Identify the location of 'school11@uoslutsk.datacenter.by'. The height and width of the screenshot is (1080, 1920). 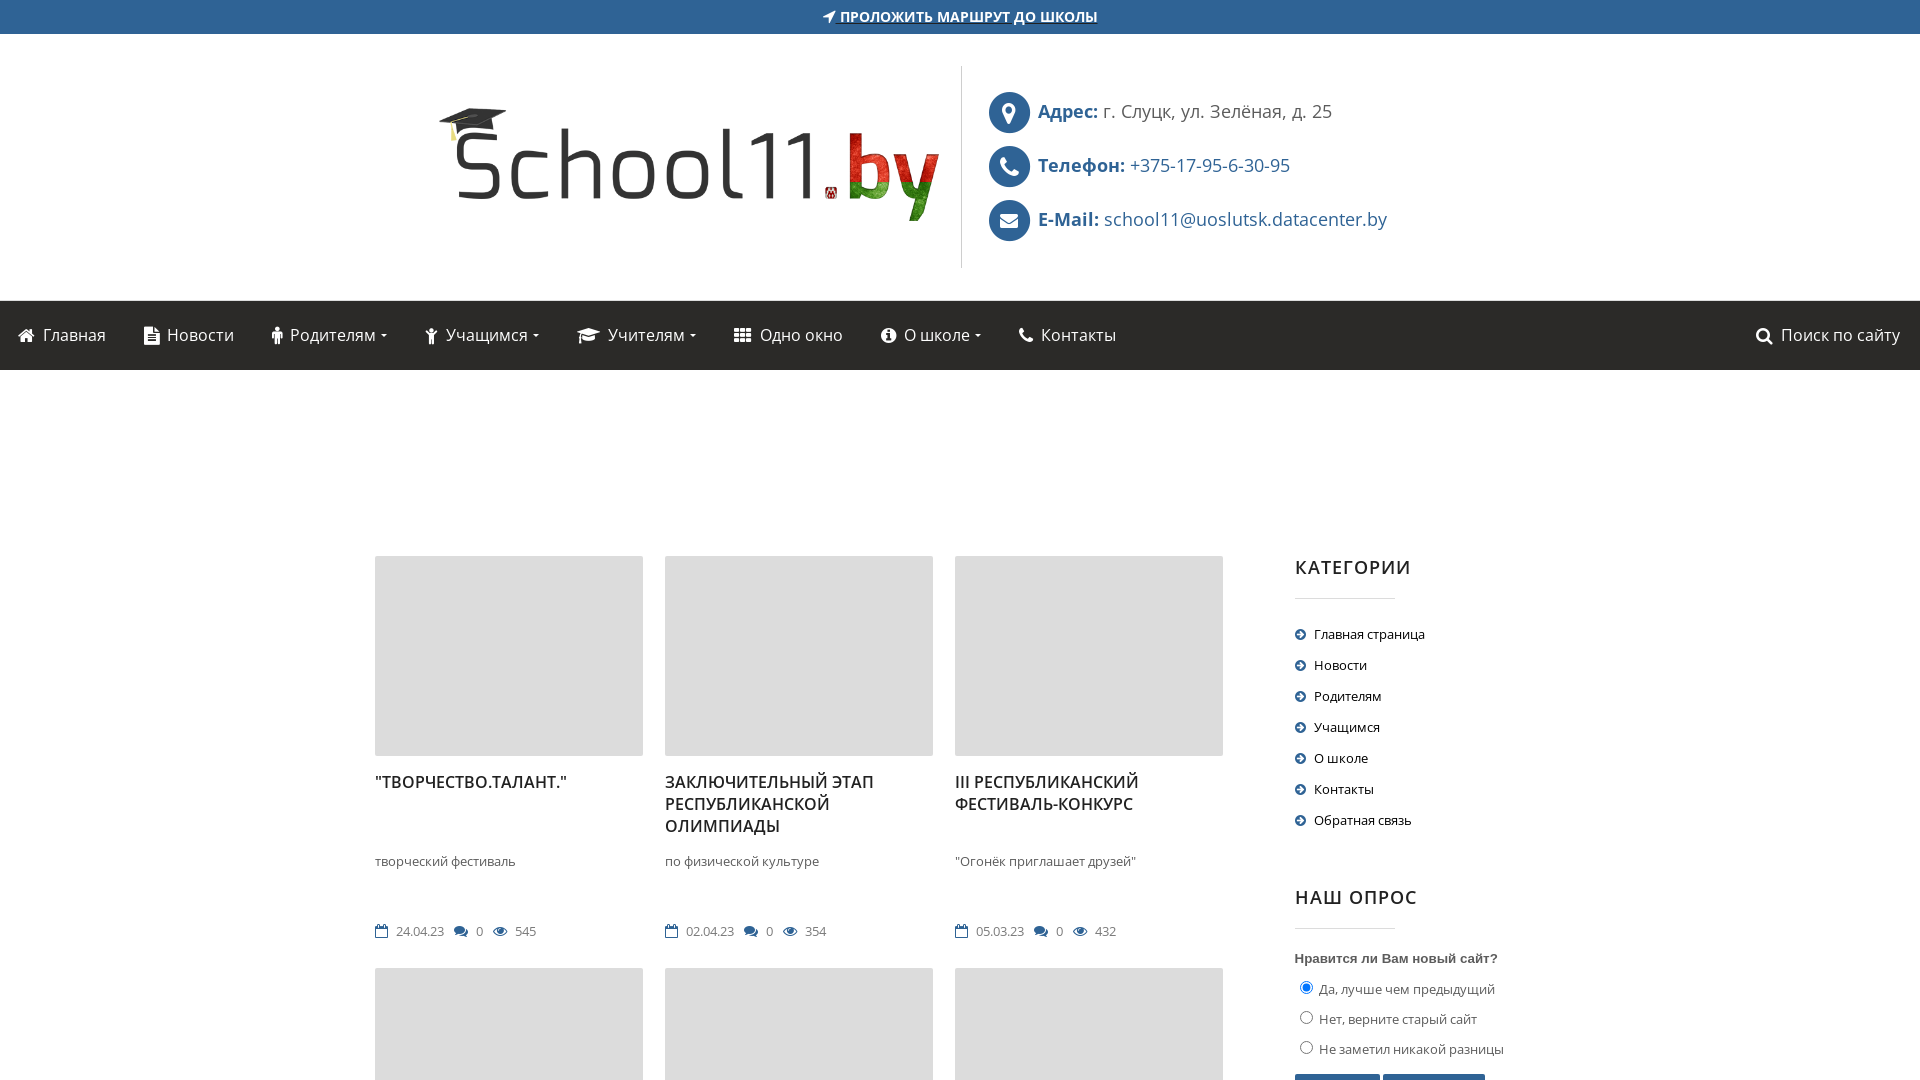
(1244, 219).